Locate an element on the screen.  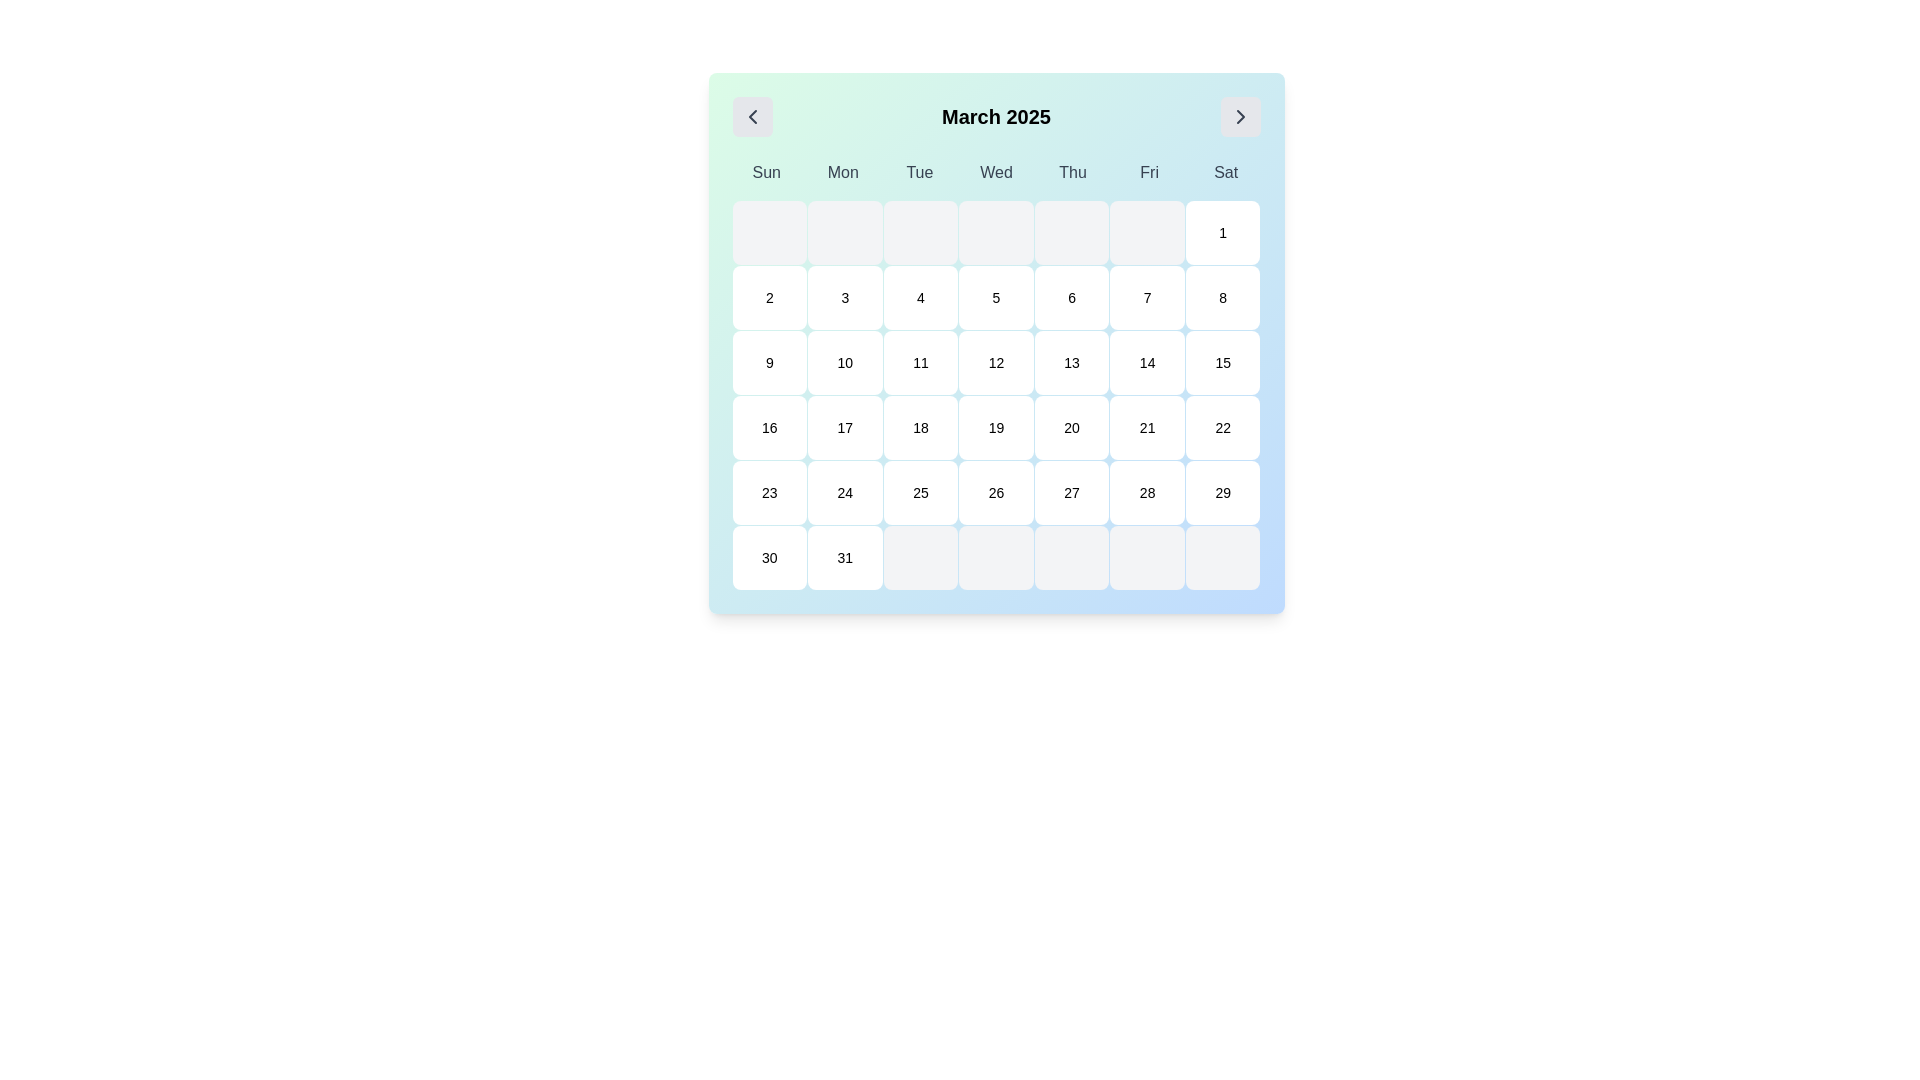
the square-shaped calendar date button displaying '24' is located at coordinates (845, 493).